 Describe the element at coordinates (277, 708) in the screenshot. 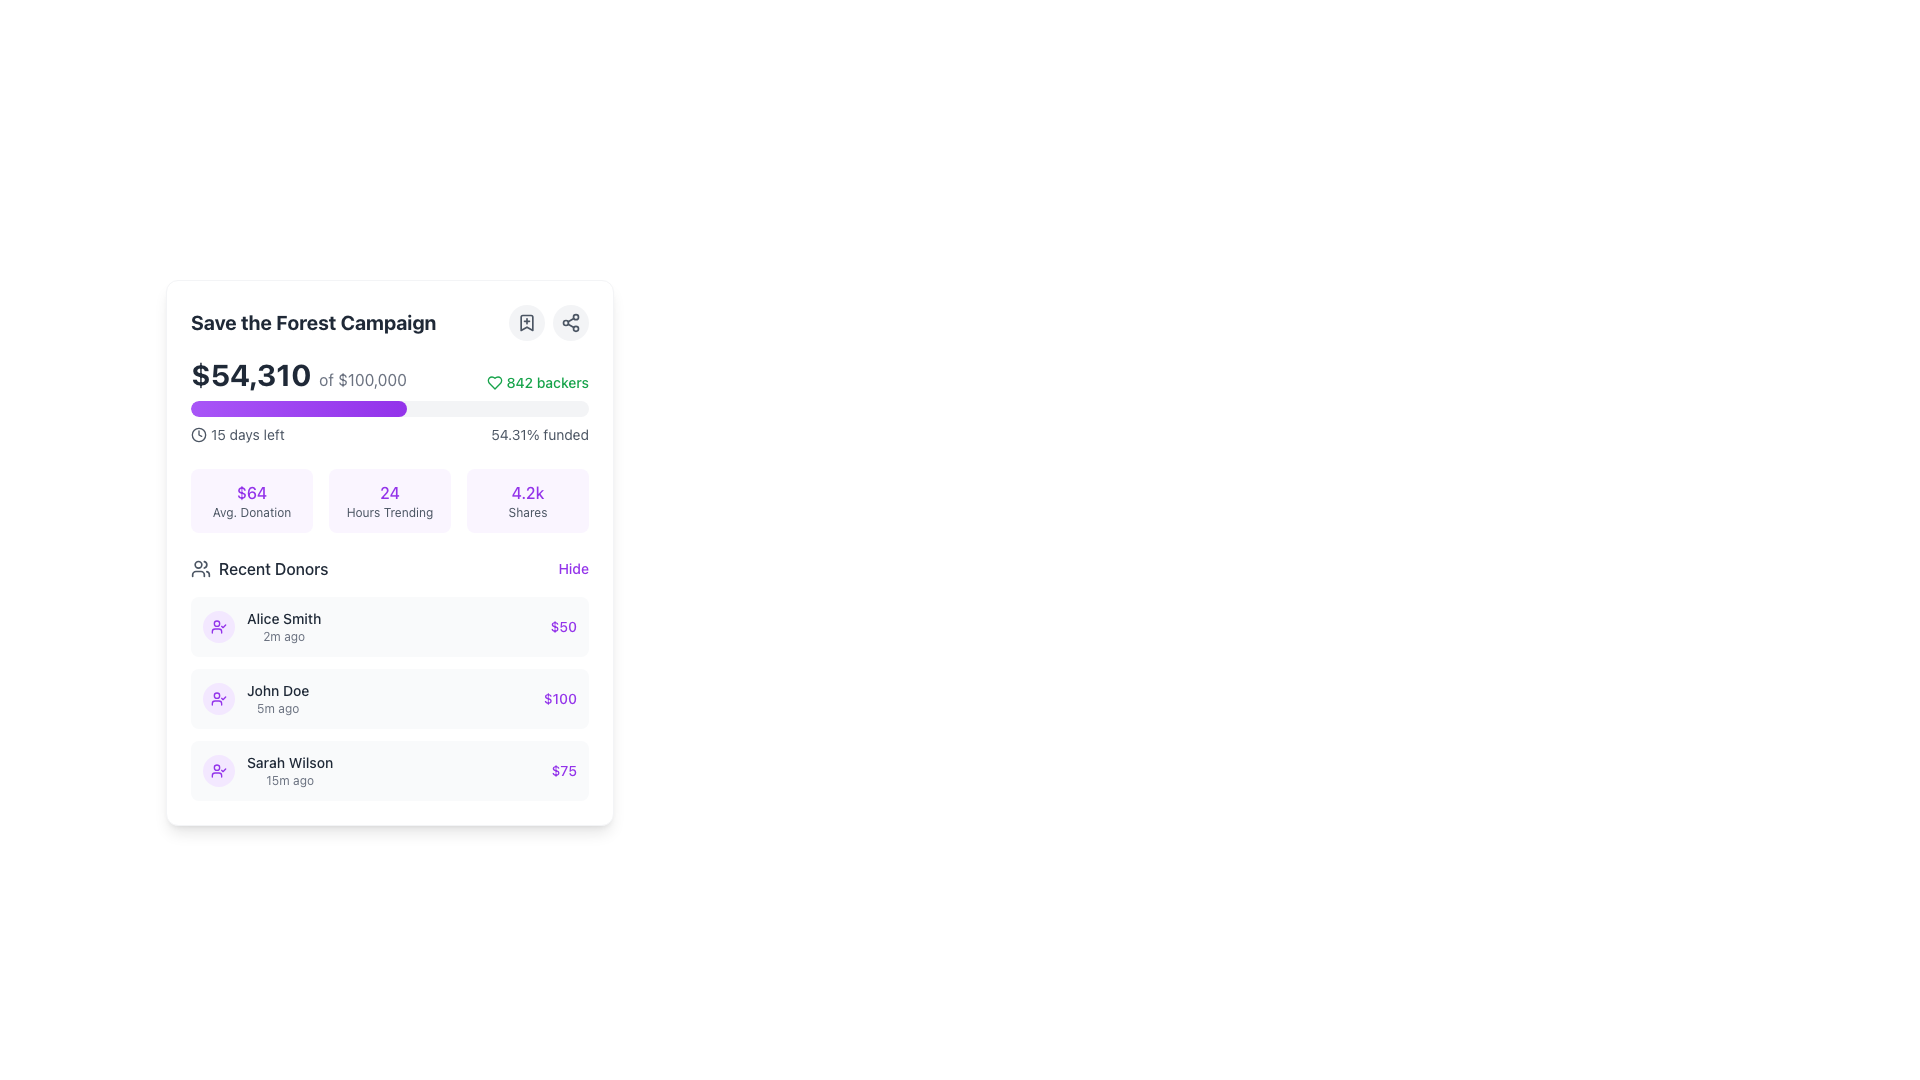

I see `the text label that indicates the elapsed time since the last activity for donor 'John Doe', which is positioned beneath the name 'John Doe' and to the right of the avatar icon` at that location.